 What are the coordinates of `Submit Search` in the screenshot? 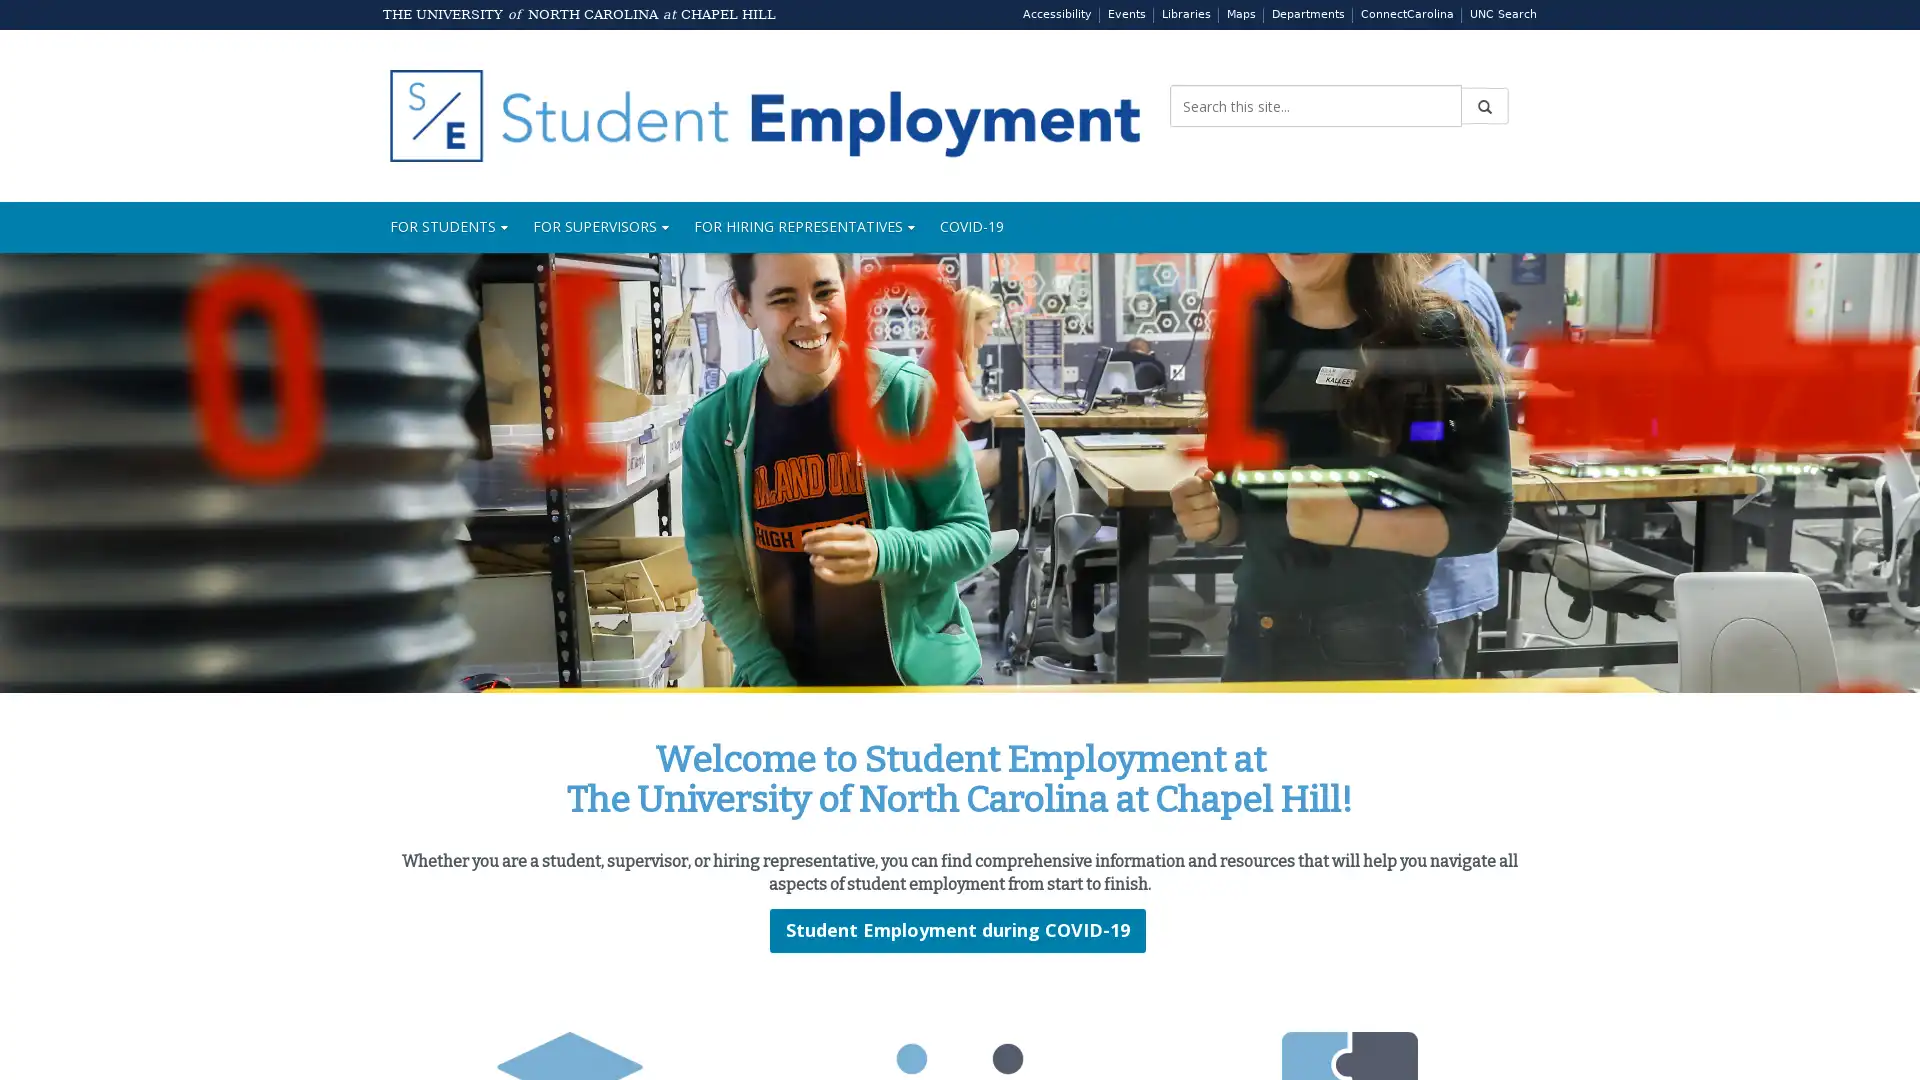 It's located at (1484, 105).